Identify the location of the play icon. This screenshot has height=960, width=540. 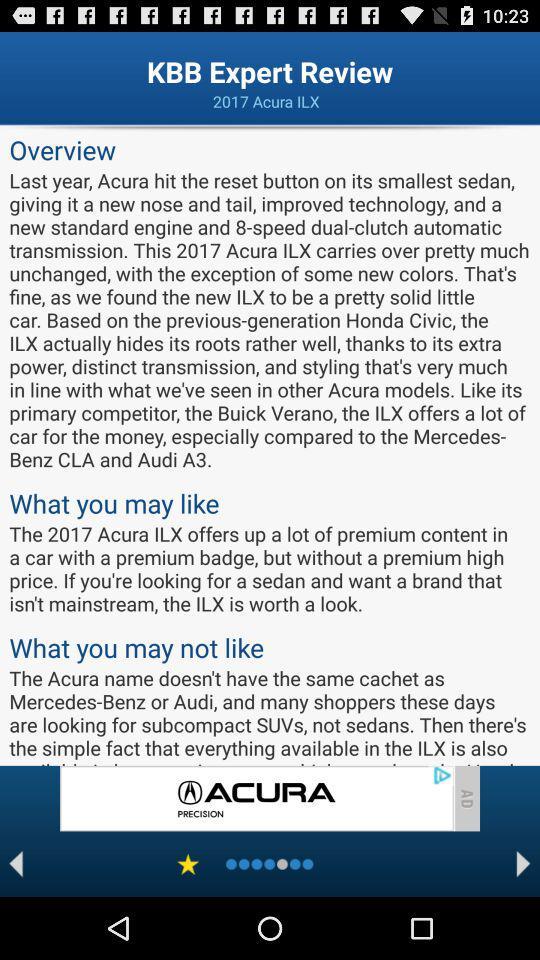
(523, 924).